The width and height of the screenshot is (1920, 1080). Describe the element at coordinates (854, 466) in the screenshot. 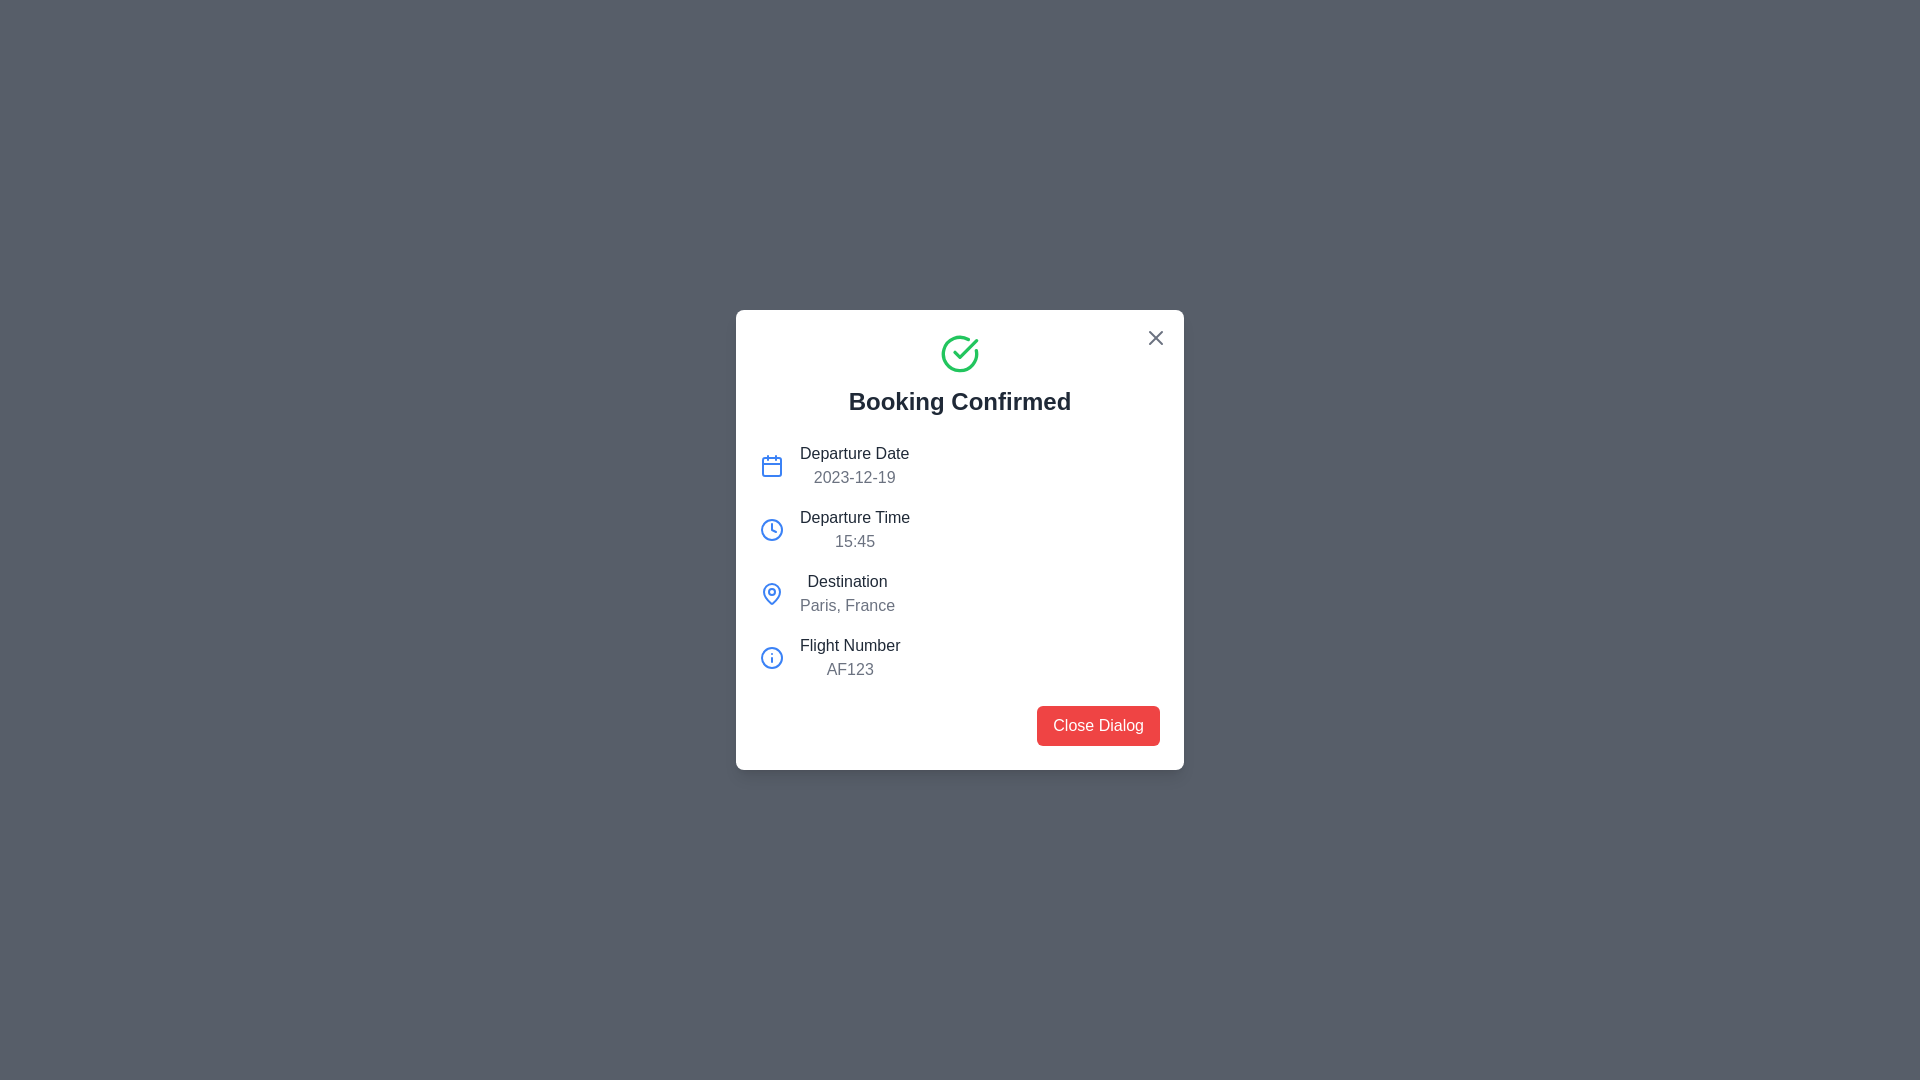

I see `the static text display showing 'Departure Date' and the date '2023-12-19' in the top-left section of the booking details list` at that location.